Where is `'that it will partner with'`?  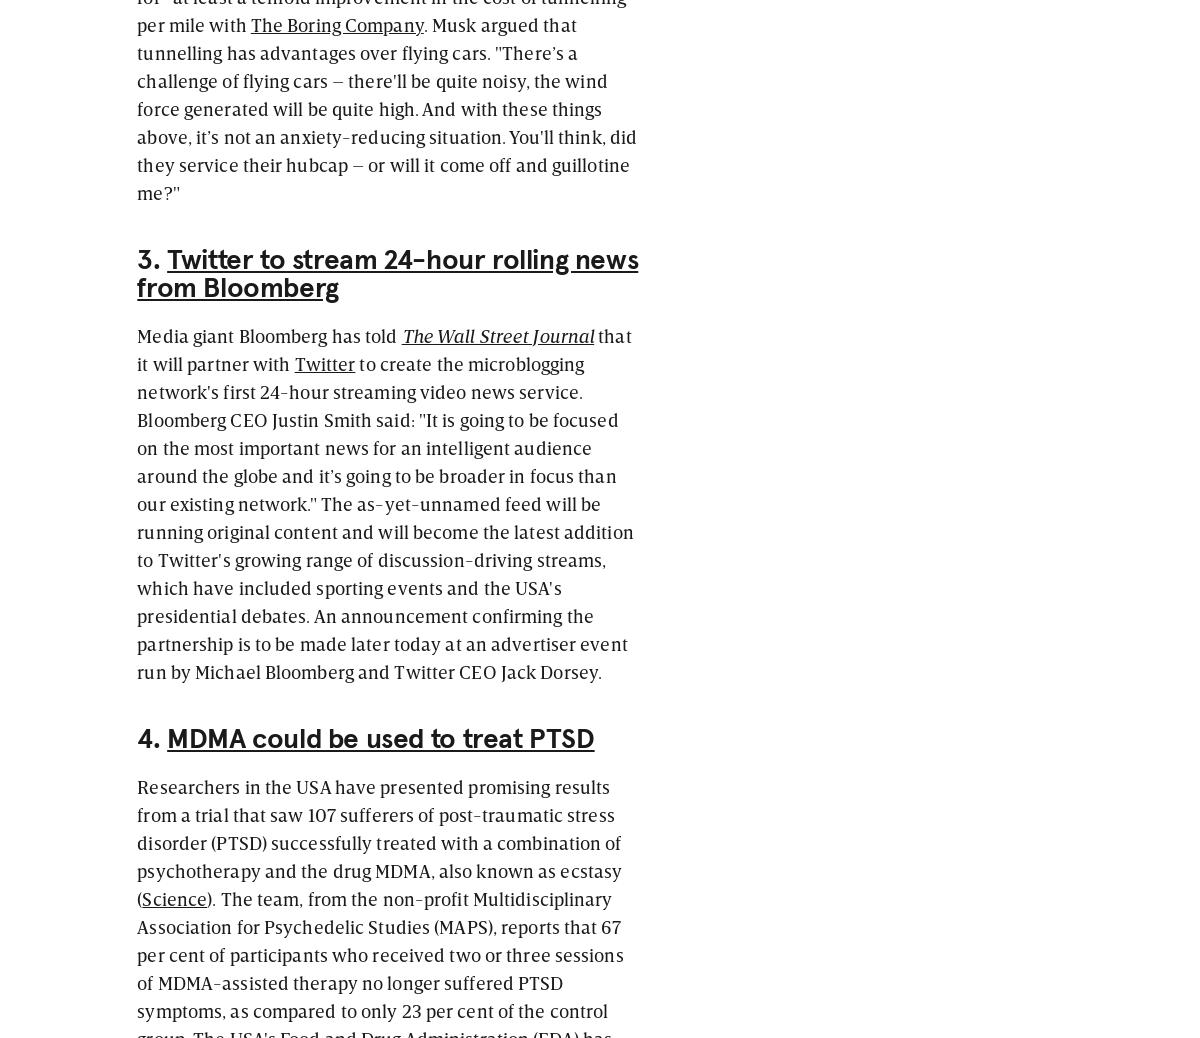 'that it will partner with' is located at coordinates (384, 348).